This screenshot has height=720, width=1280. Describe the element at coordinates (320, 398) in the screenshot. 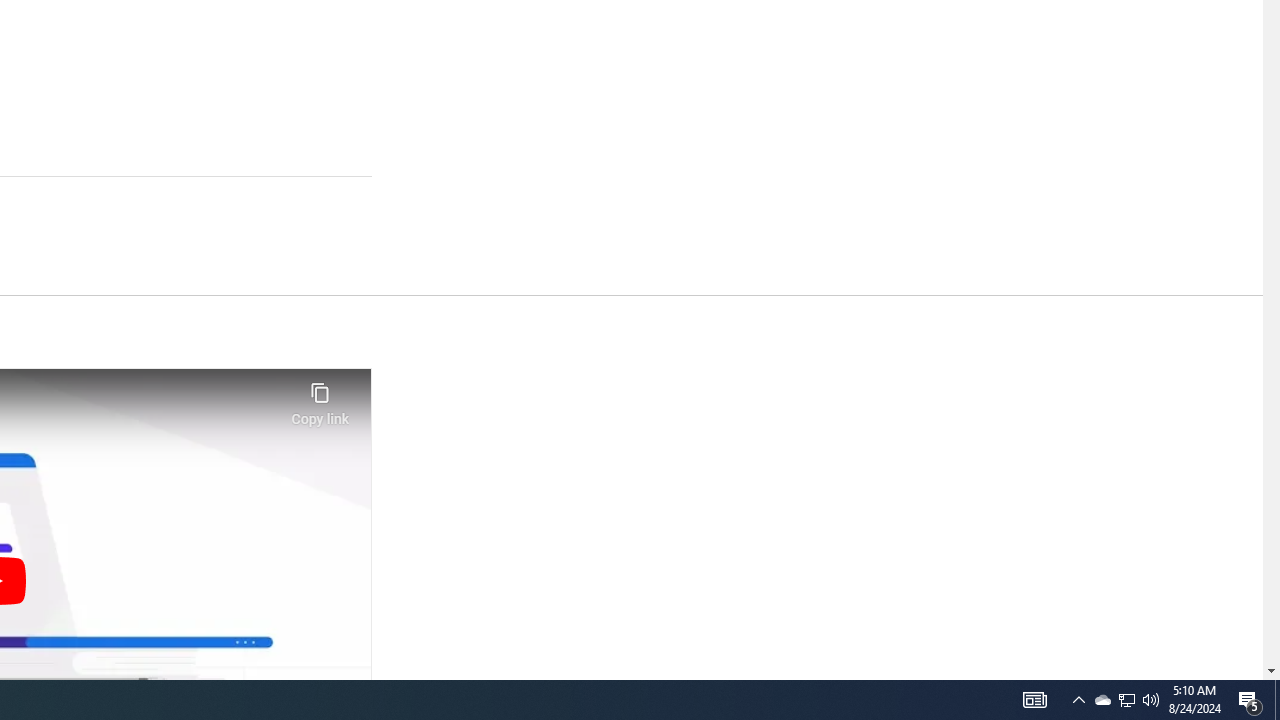

I see `'Copy link'` at that location.